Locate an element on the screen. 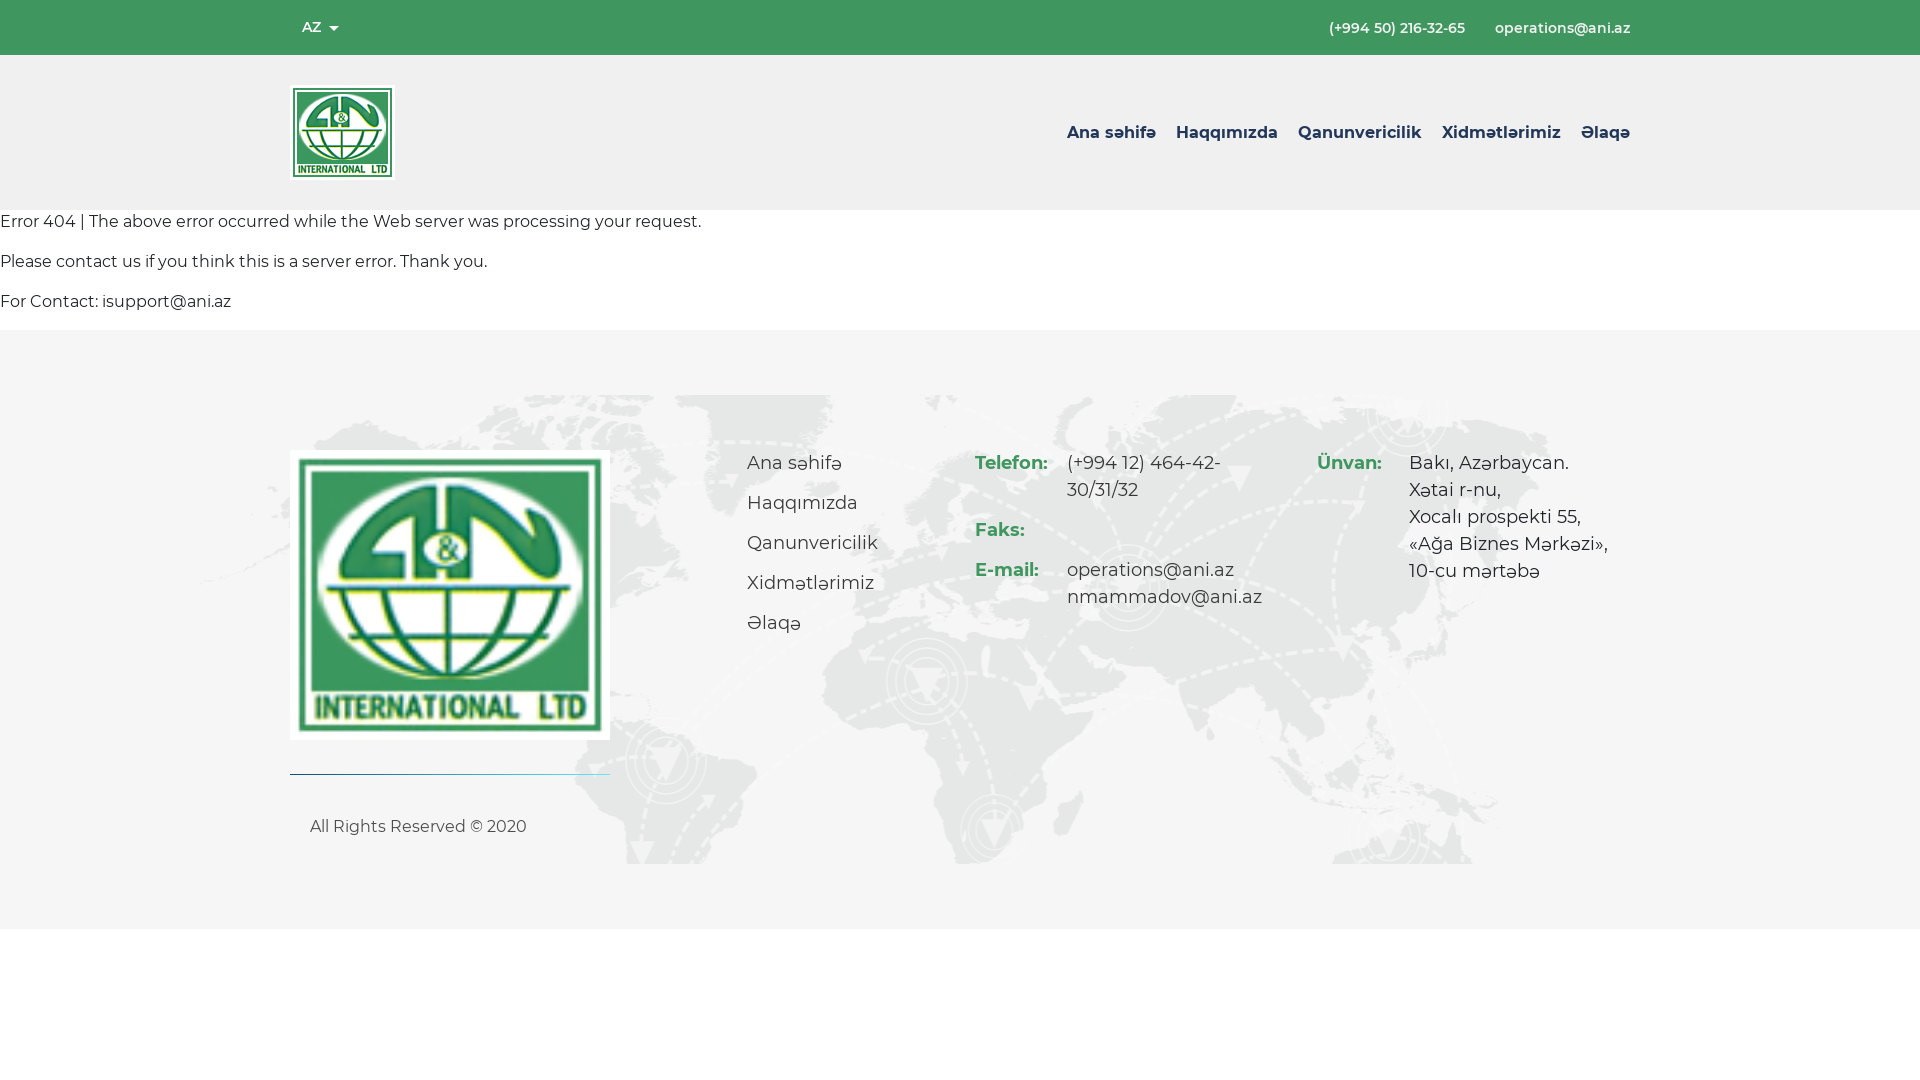 Image resolution: width=1920 pixels, height=1080 pixels. '(+994 50) 216-32-65' is located at coordinates (1395, 27).